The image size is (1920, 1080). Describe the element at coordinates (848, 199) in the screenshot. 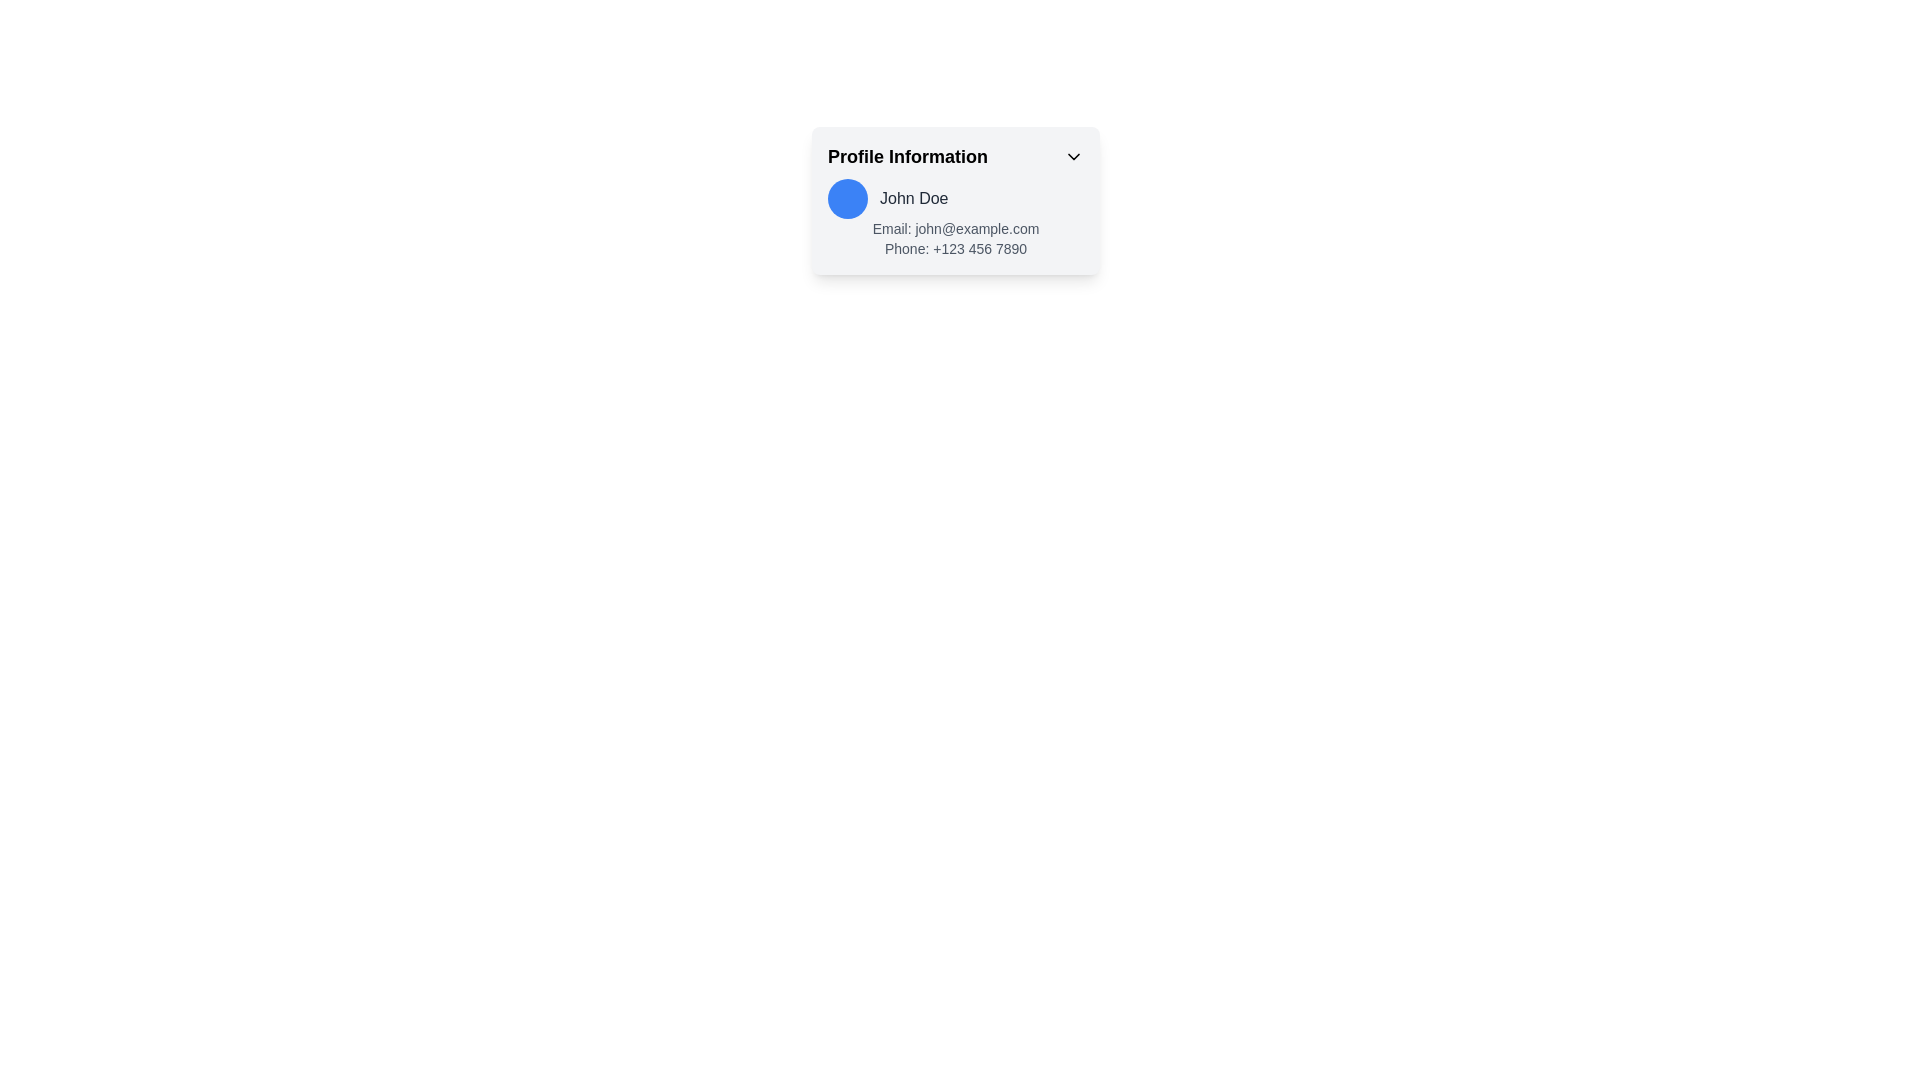

I see `the profile picture placeholder located to the left of the text 'John Doe' in the profile information section` at that location.